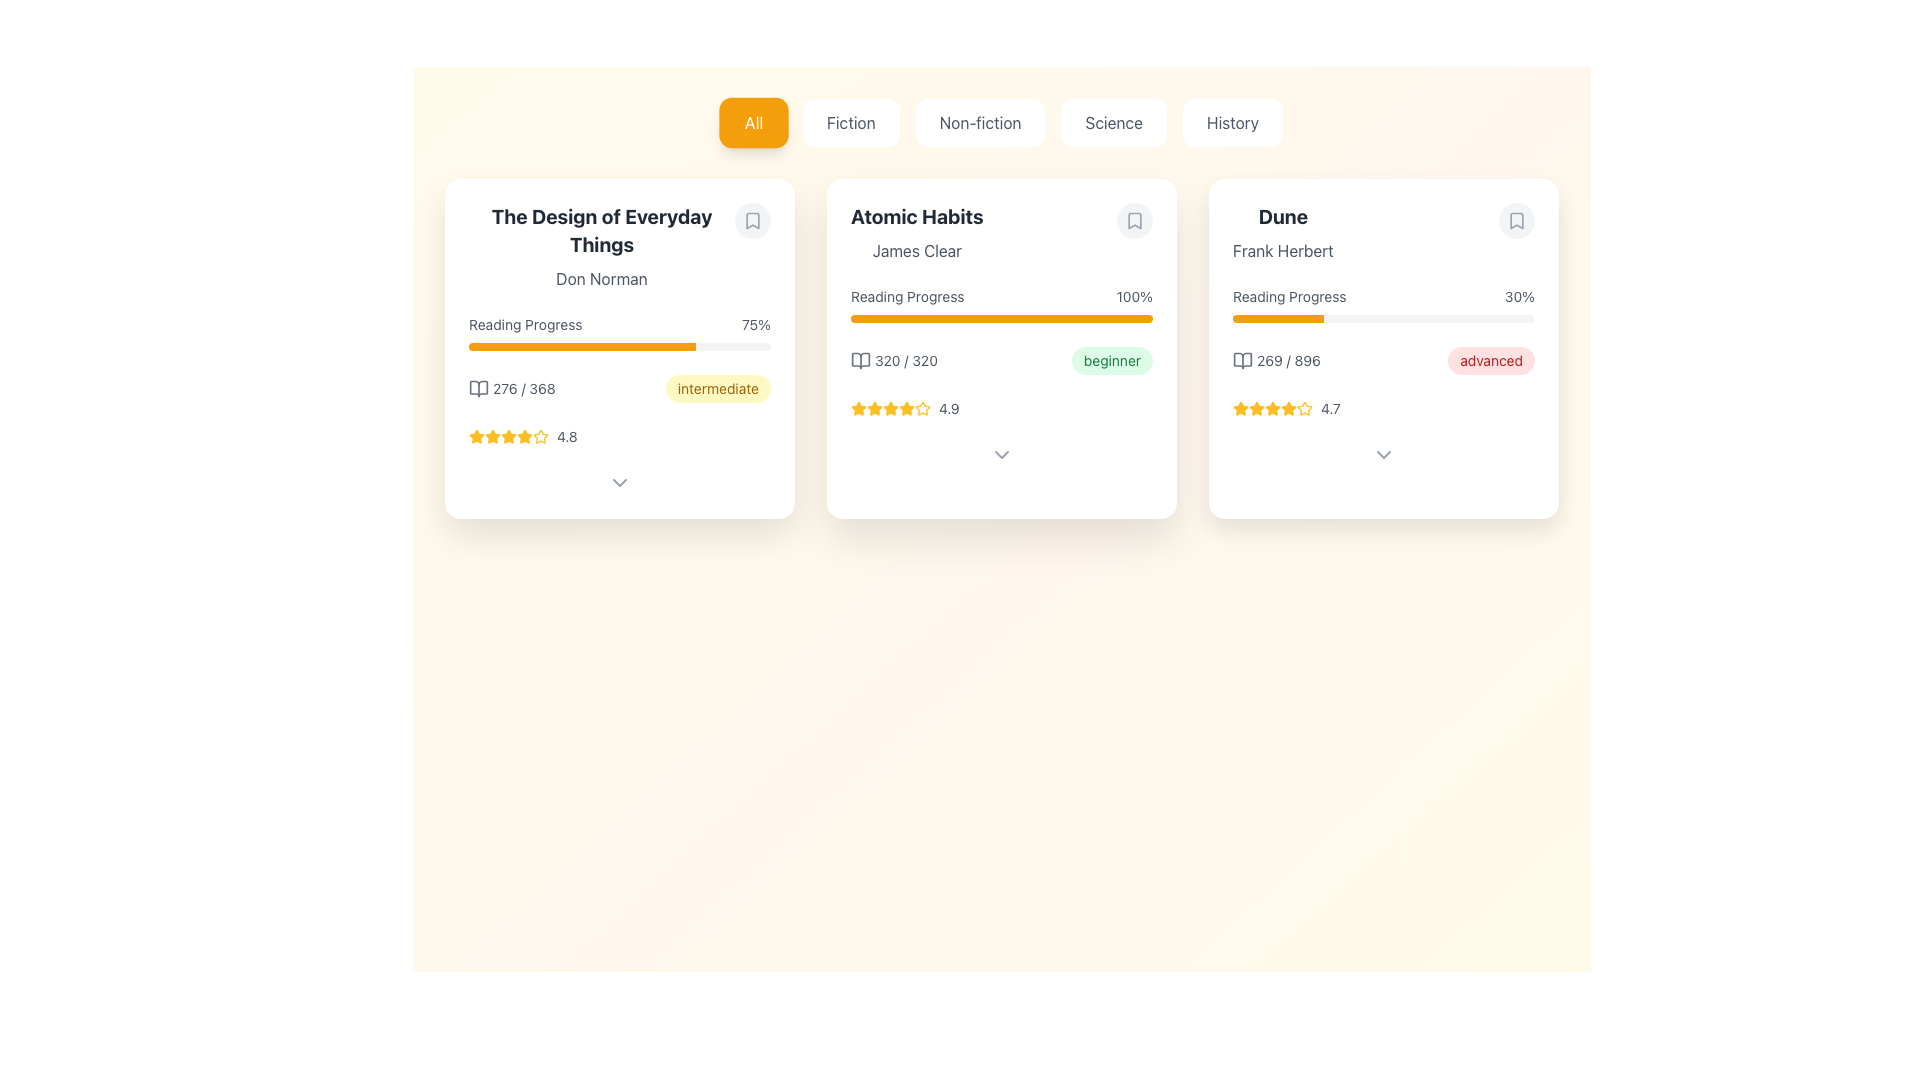 This screenshot has height=1080, width=1920. I want to click on the fifth star icon in the star rating system within the card titled 'The Design of Everyday Things', so click(524, 435).